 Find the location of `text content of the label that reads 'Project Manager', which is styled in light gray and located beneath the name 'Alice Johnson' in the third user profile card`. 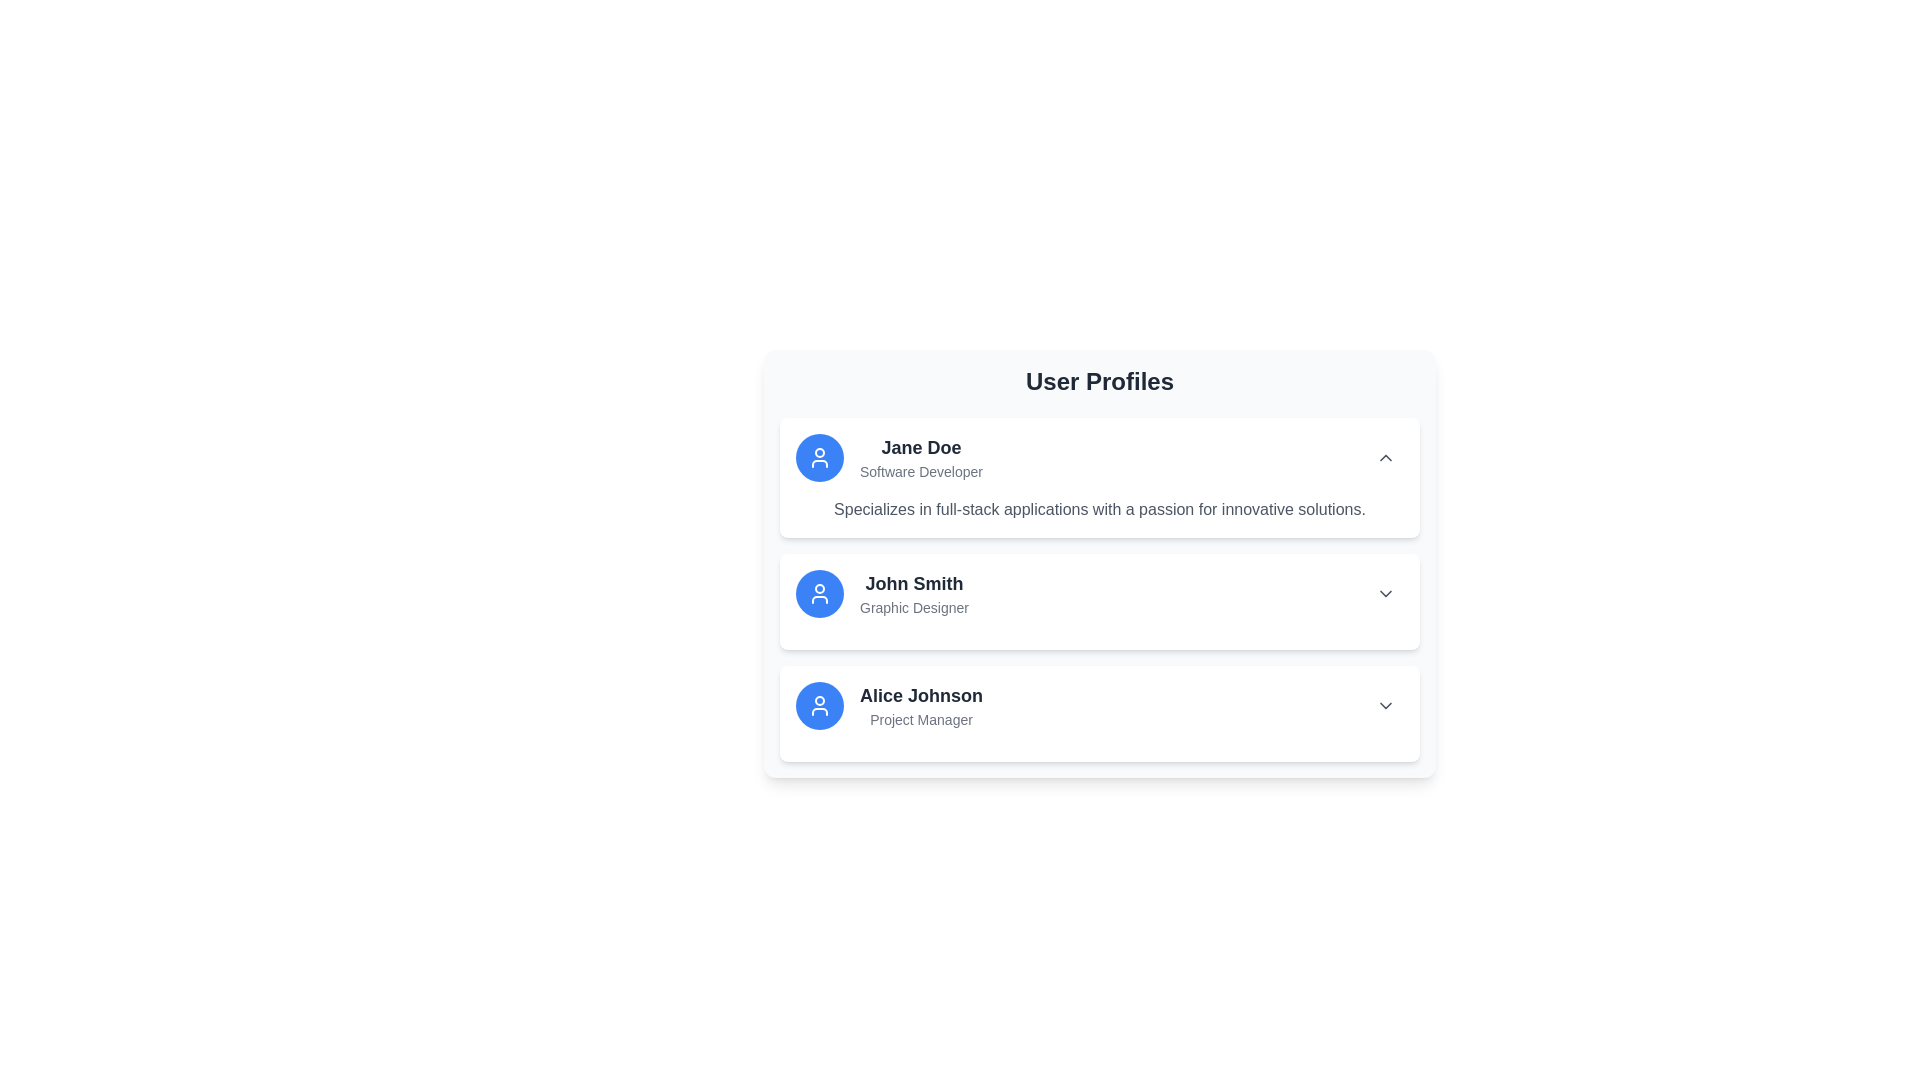

text content of the label that reads 'Project Manager', which is styled in light gray and located beneath the name 'Alice Johnson' in the third user profile card is located at coordinates (920, 720).